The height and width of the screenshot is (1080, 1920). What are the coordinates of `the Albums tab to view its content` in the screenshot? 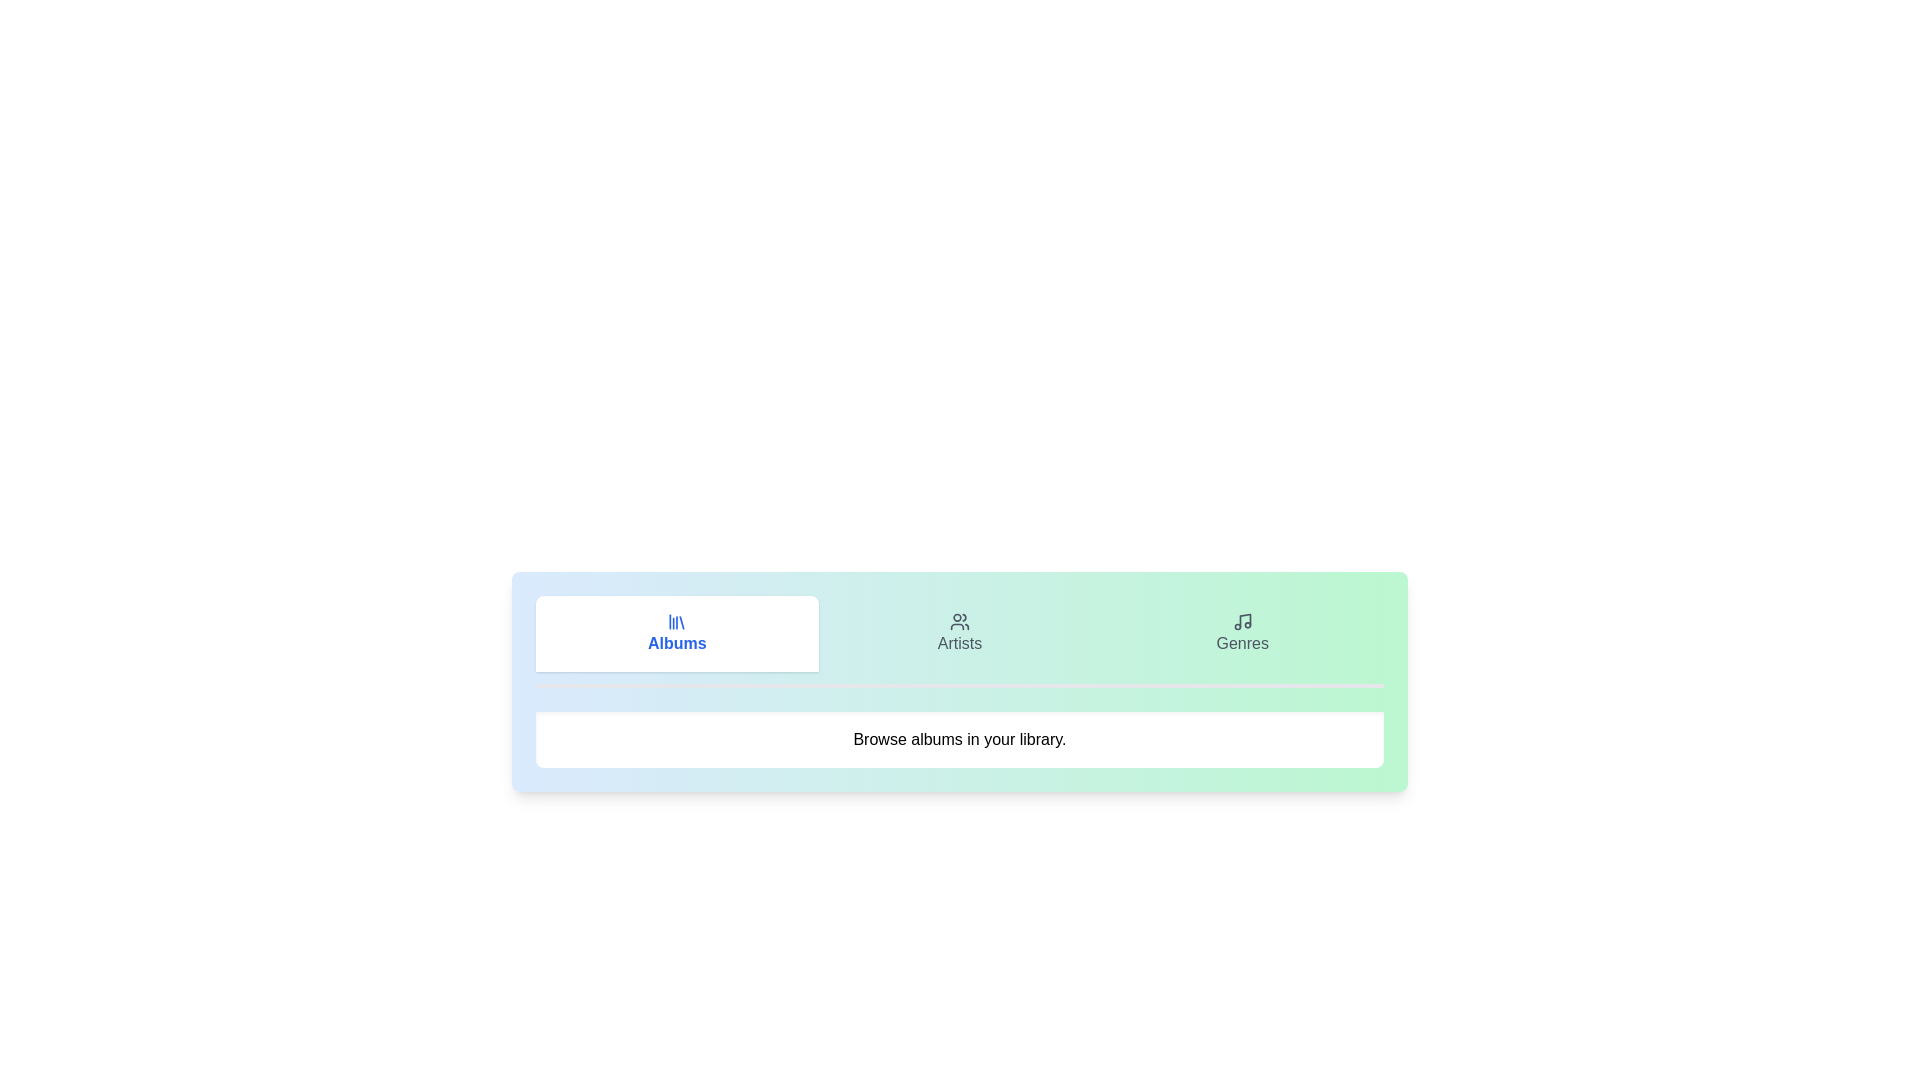 It's located at (676, 633).